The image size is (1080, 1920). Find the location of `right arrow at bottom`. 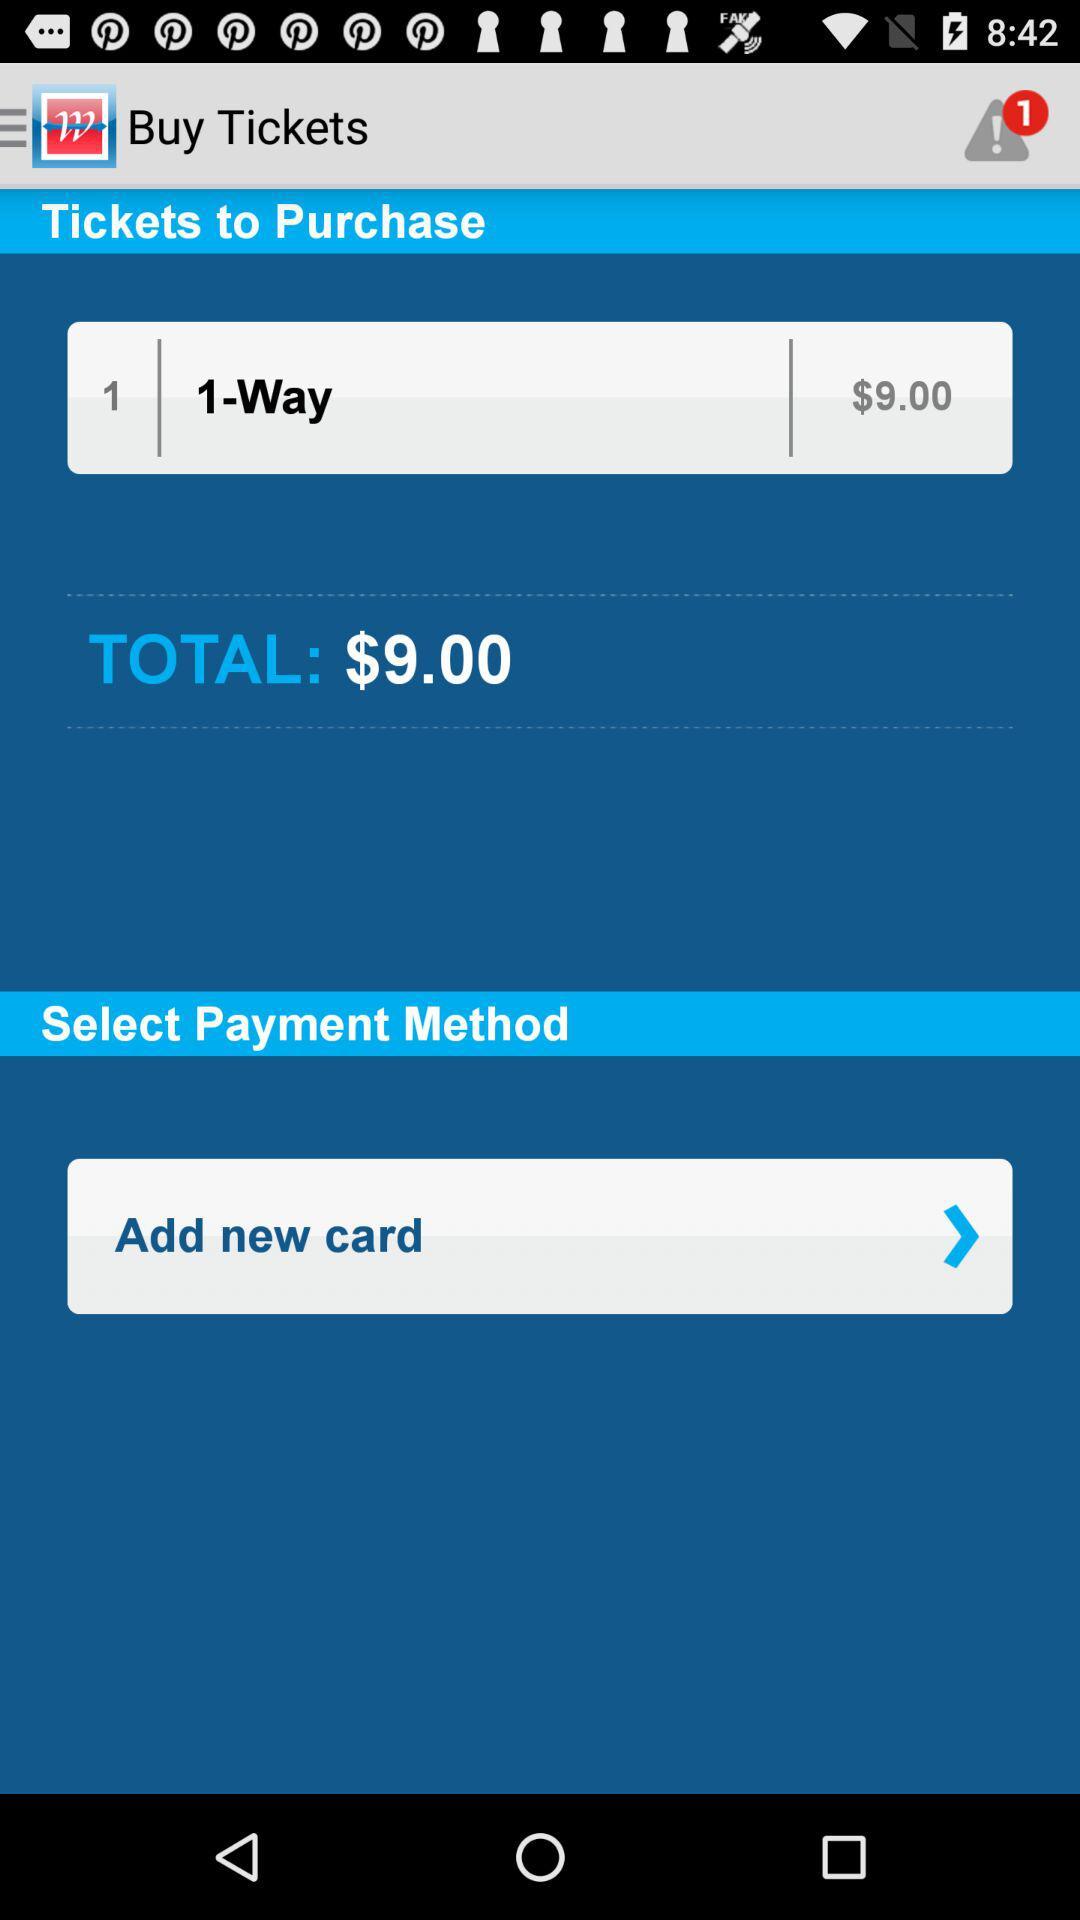

right arrow at bottom is located at coordinates (960, 1235).